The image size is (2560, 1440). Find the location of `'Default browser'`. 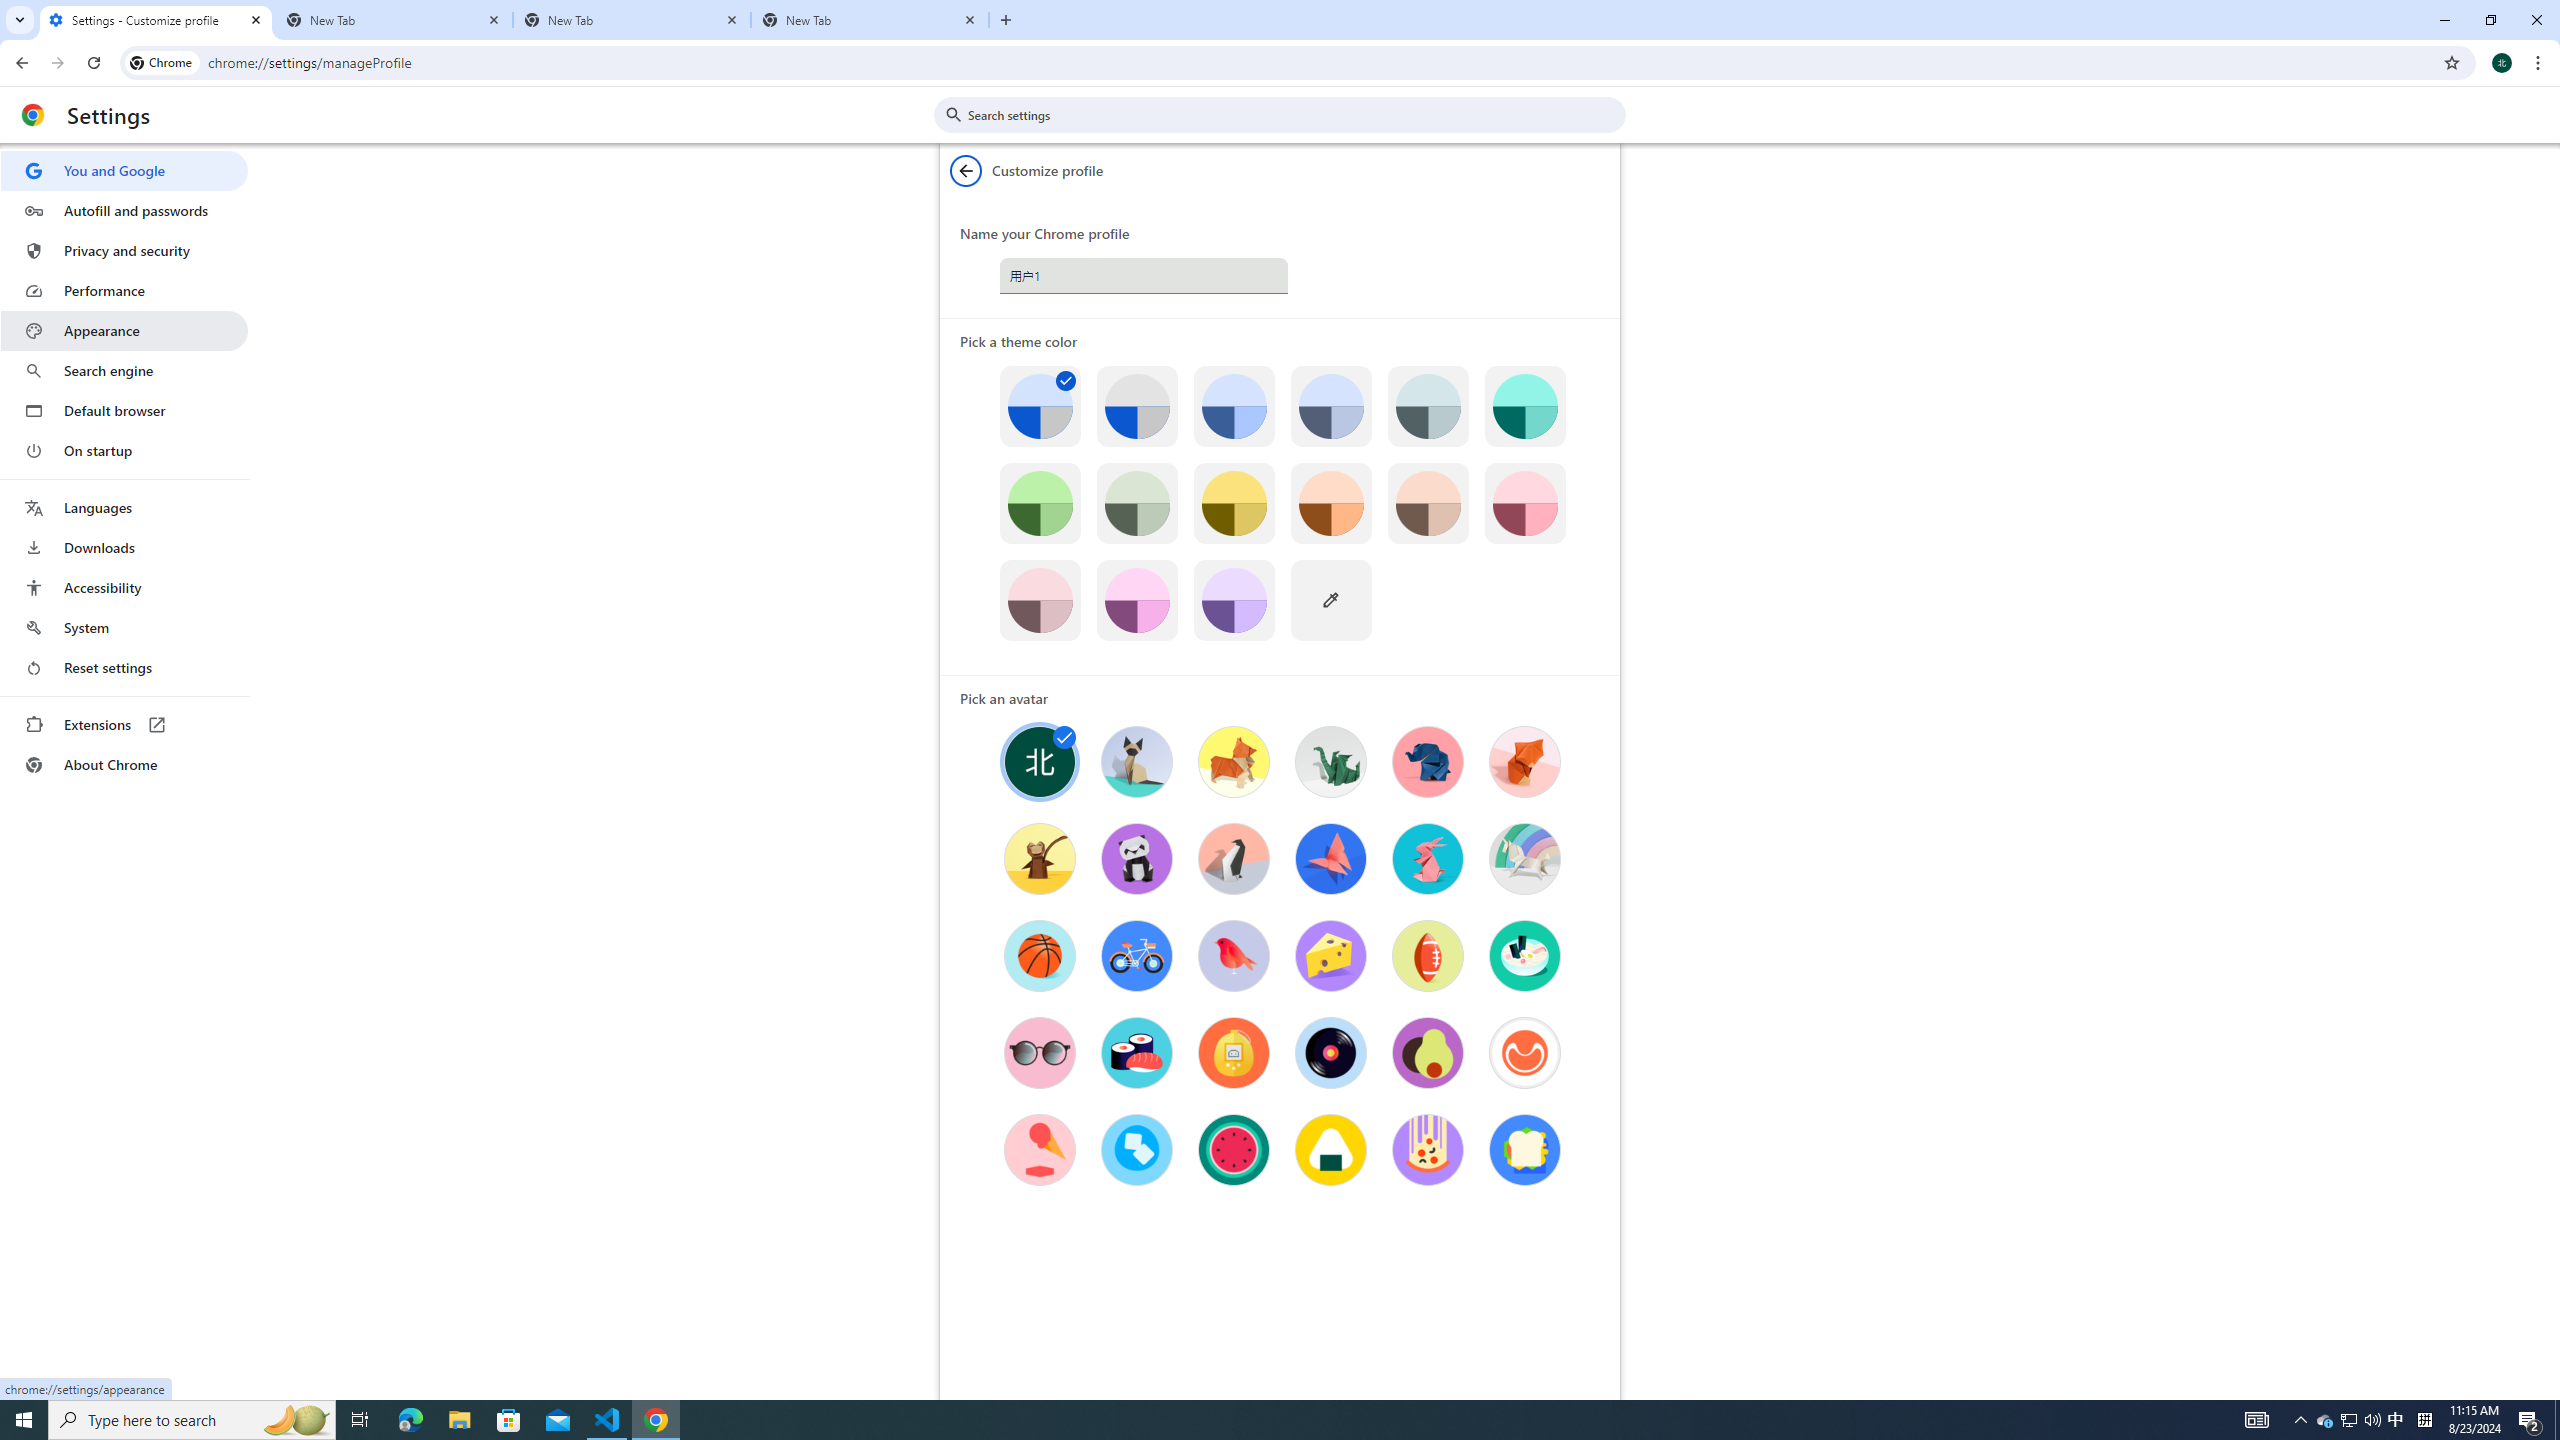

'Default browser' is located at coordinates (123, 410).